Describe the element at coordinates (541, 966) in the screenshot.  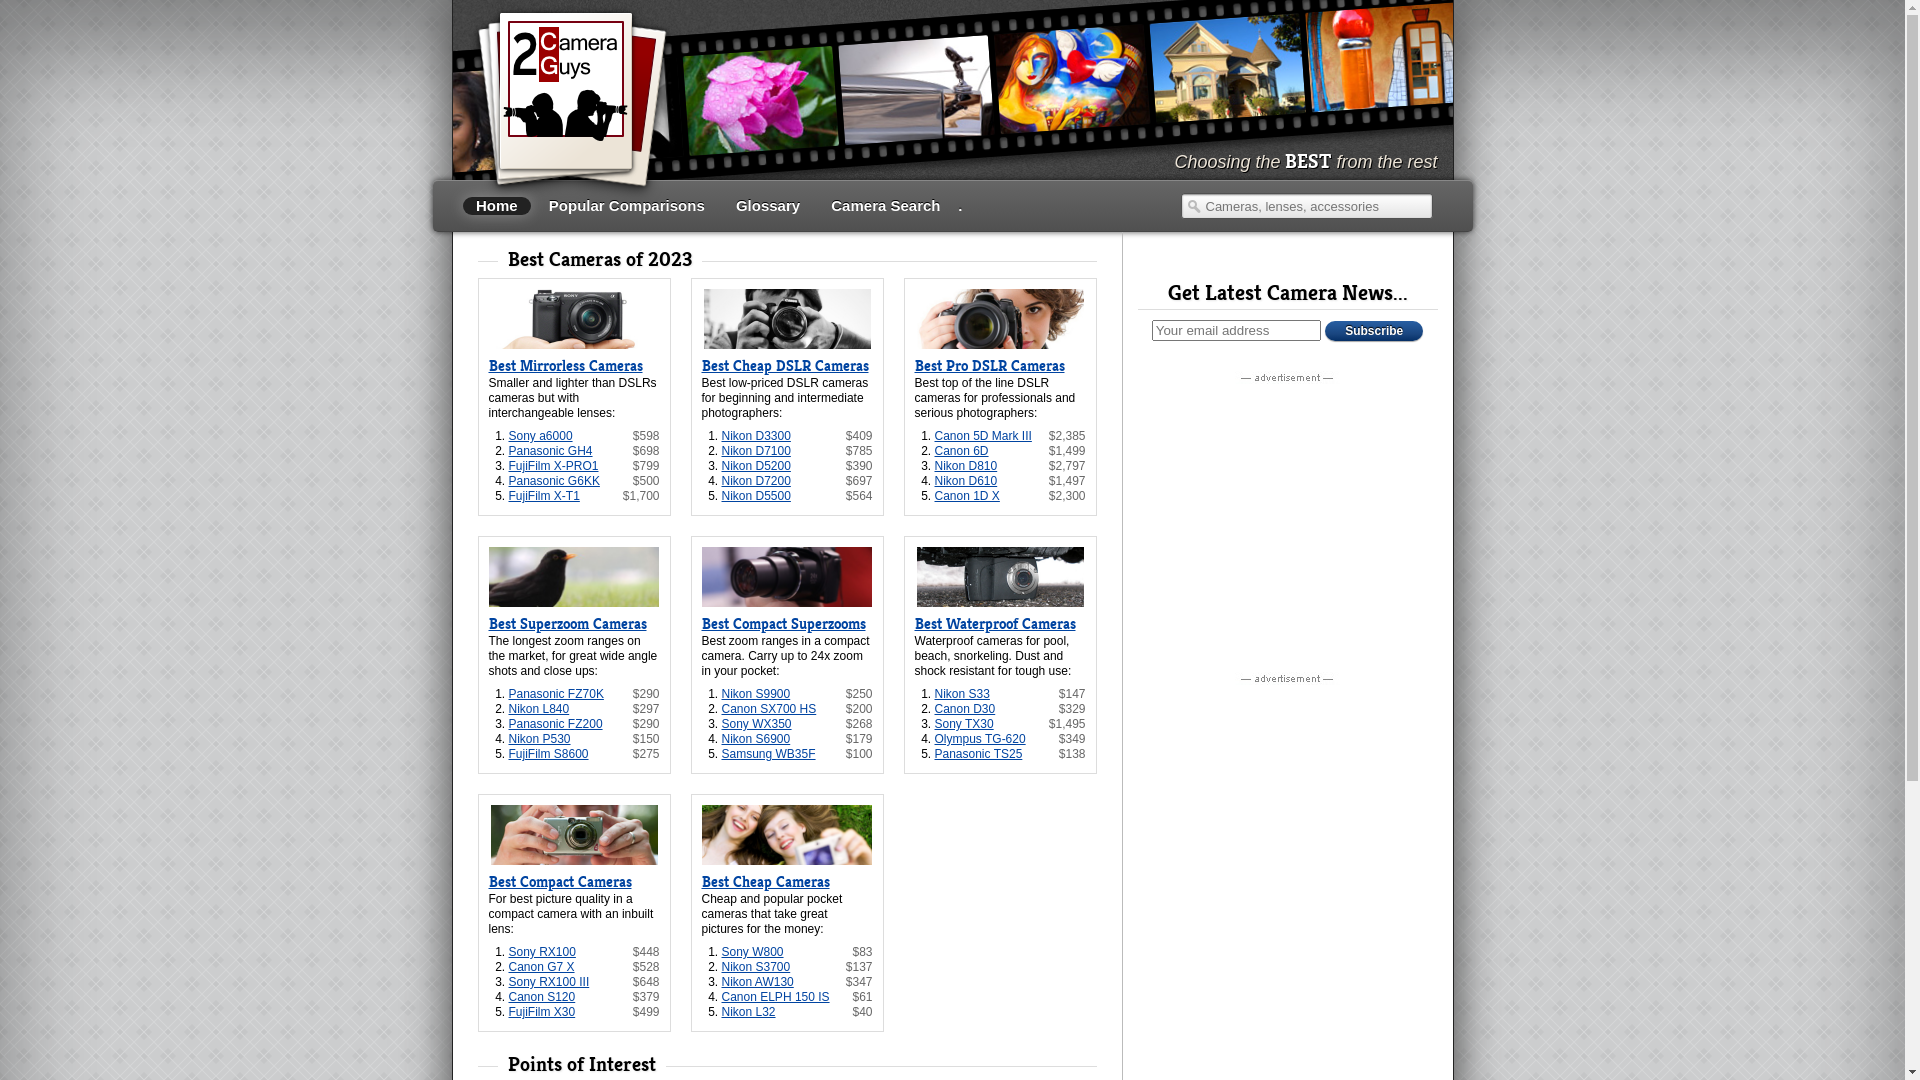
I see `'Canon G7 X'` at that location.